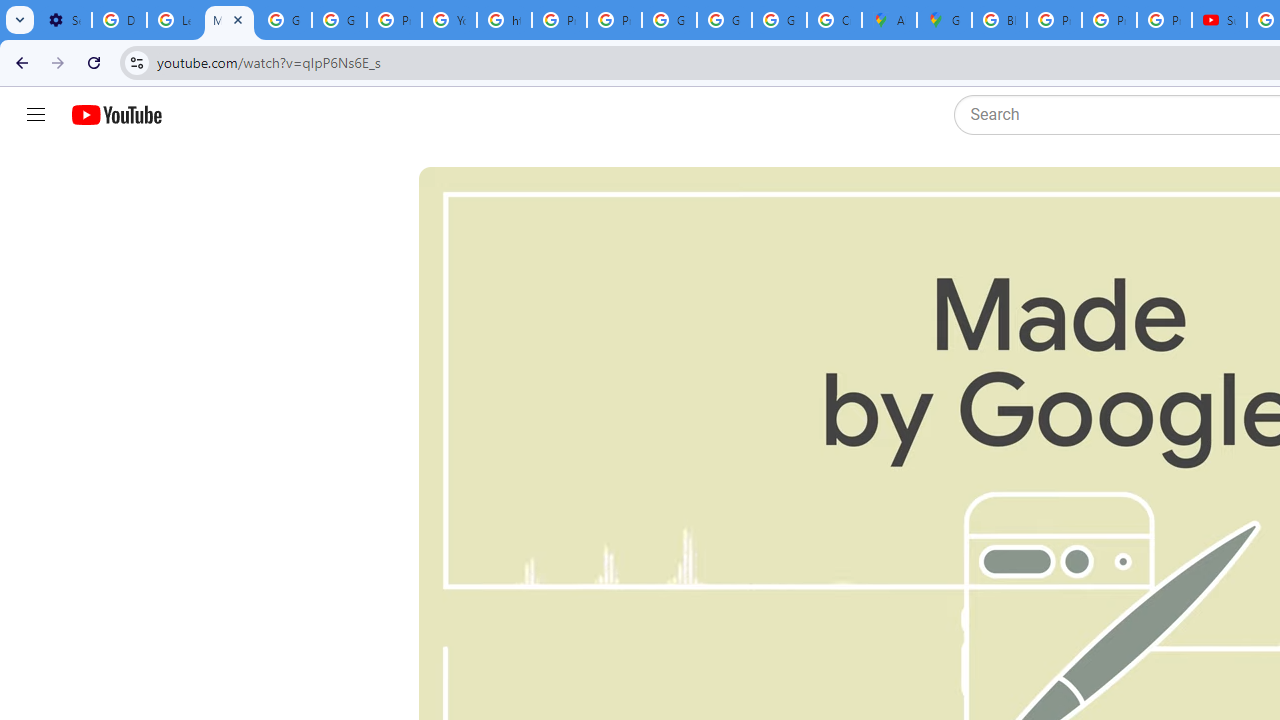 The height and width of the screenshot is (720, 1280). Describe the element at coordinates (174, 20) in the screenshot. I see `'Learn how to find your photos - Google Photos Help'` at that location.